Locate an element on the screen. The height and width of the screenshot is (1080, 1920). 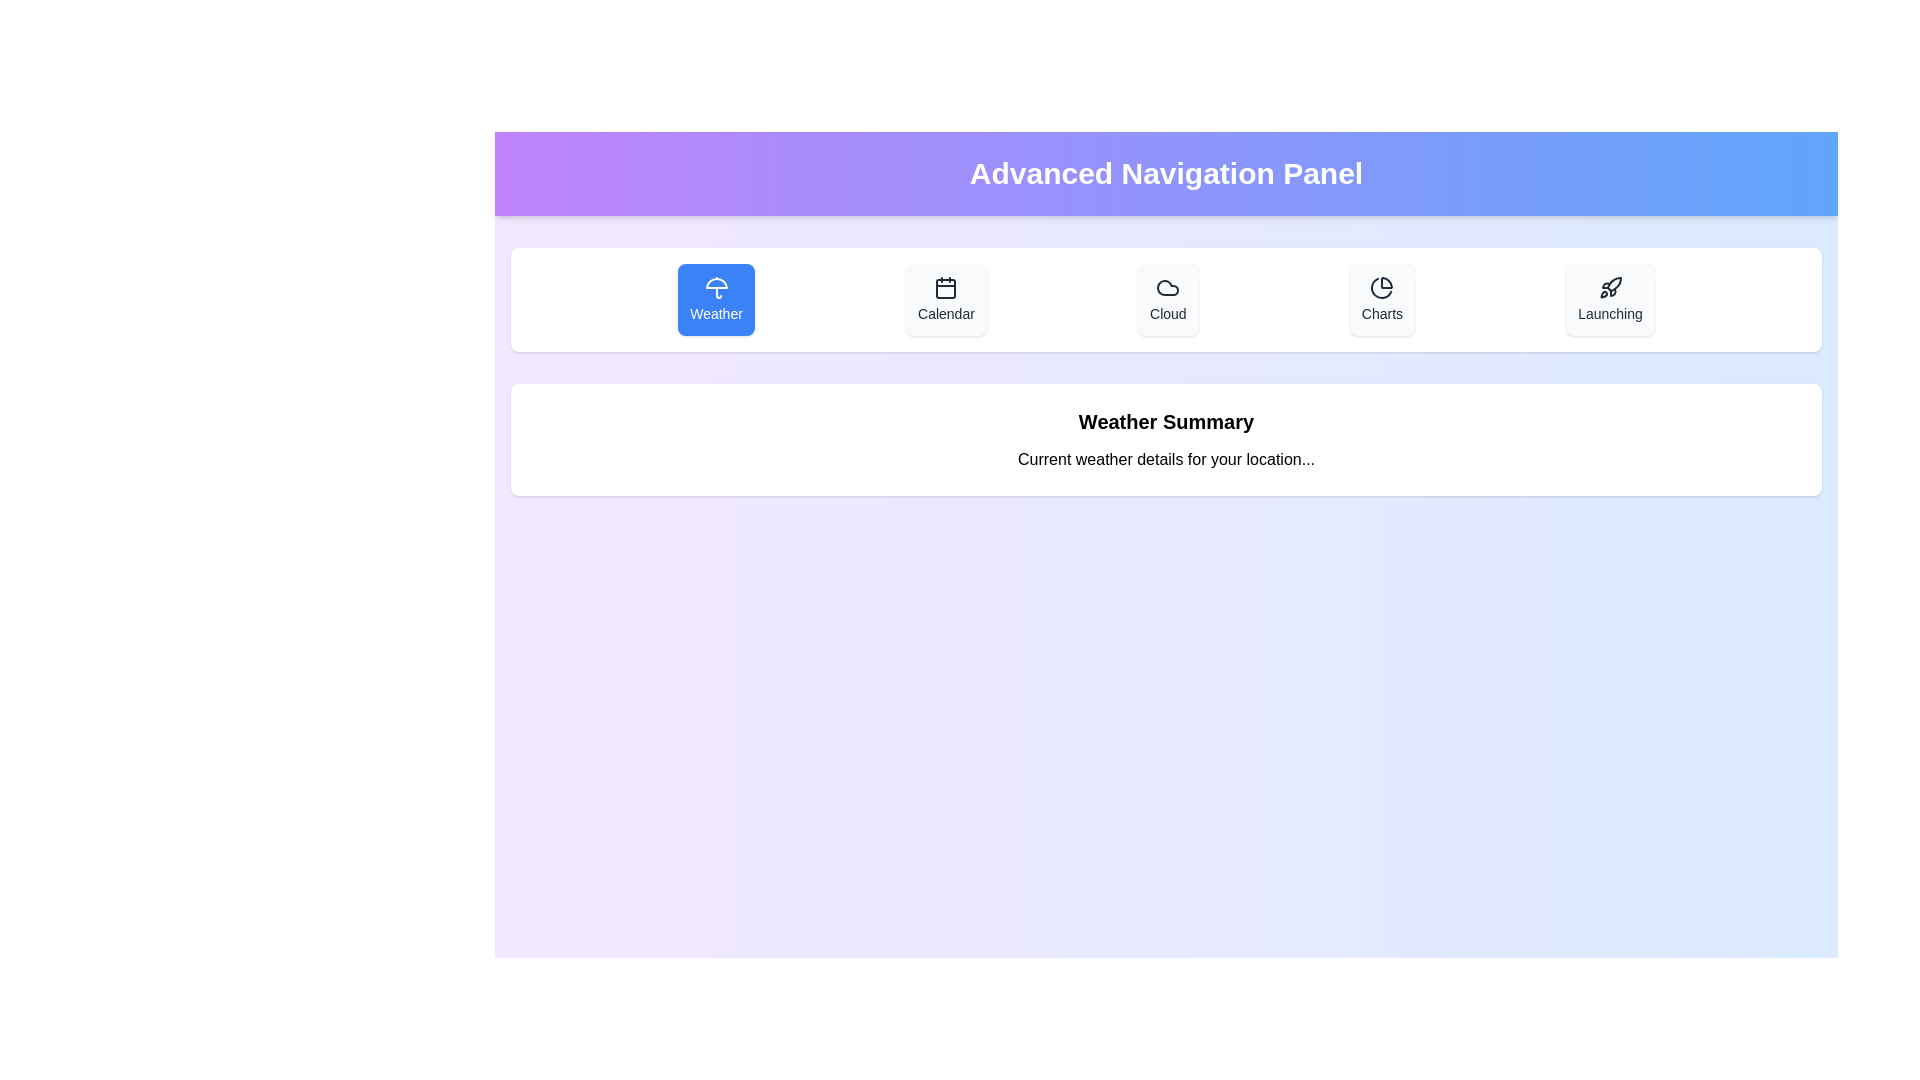
the static text element displaying 'Current weather details for your location...' which is positioned below the 'Weather Summary' title is located at coordinates (1166, 459).